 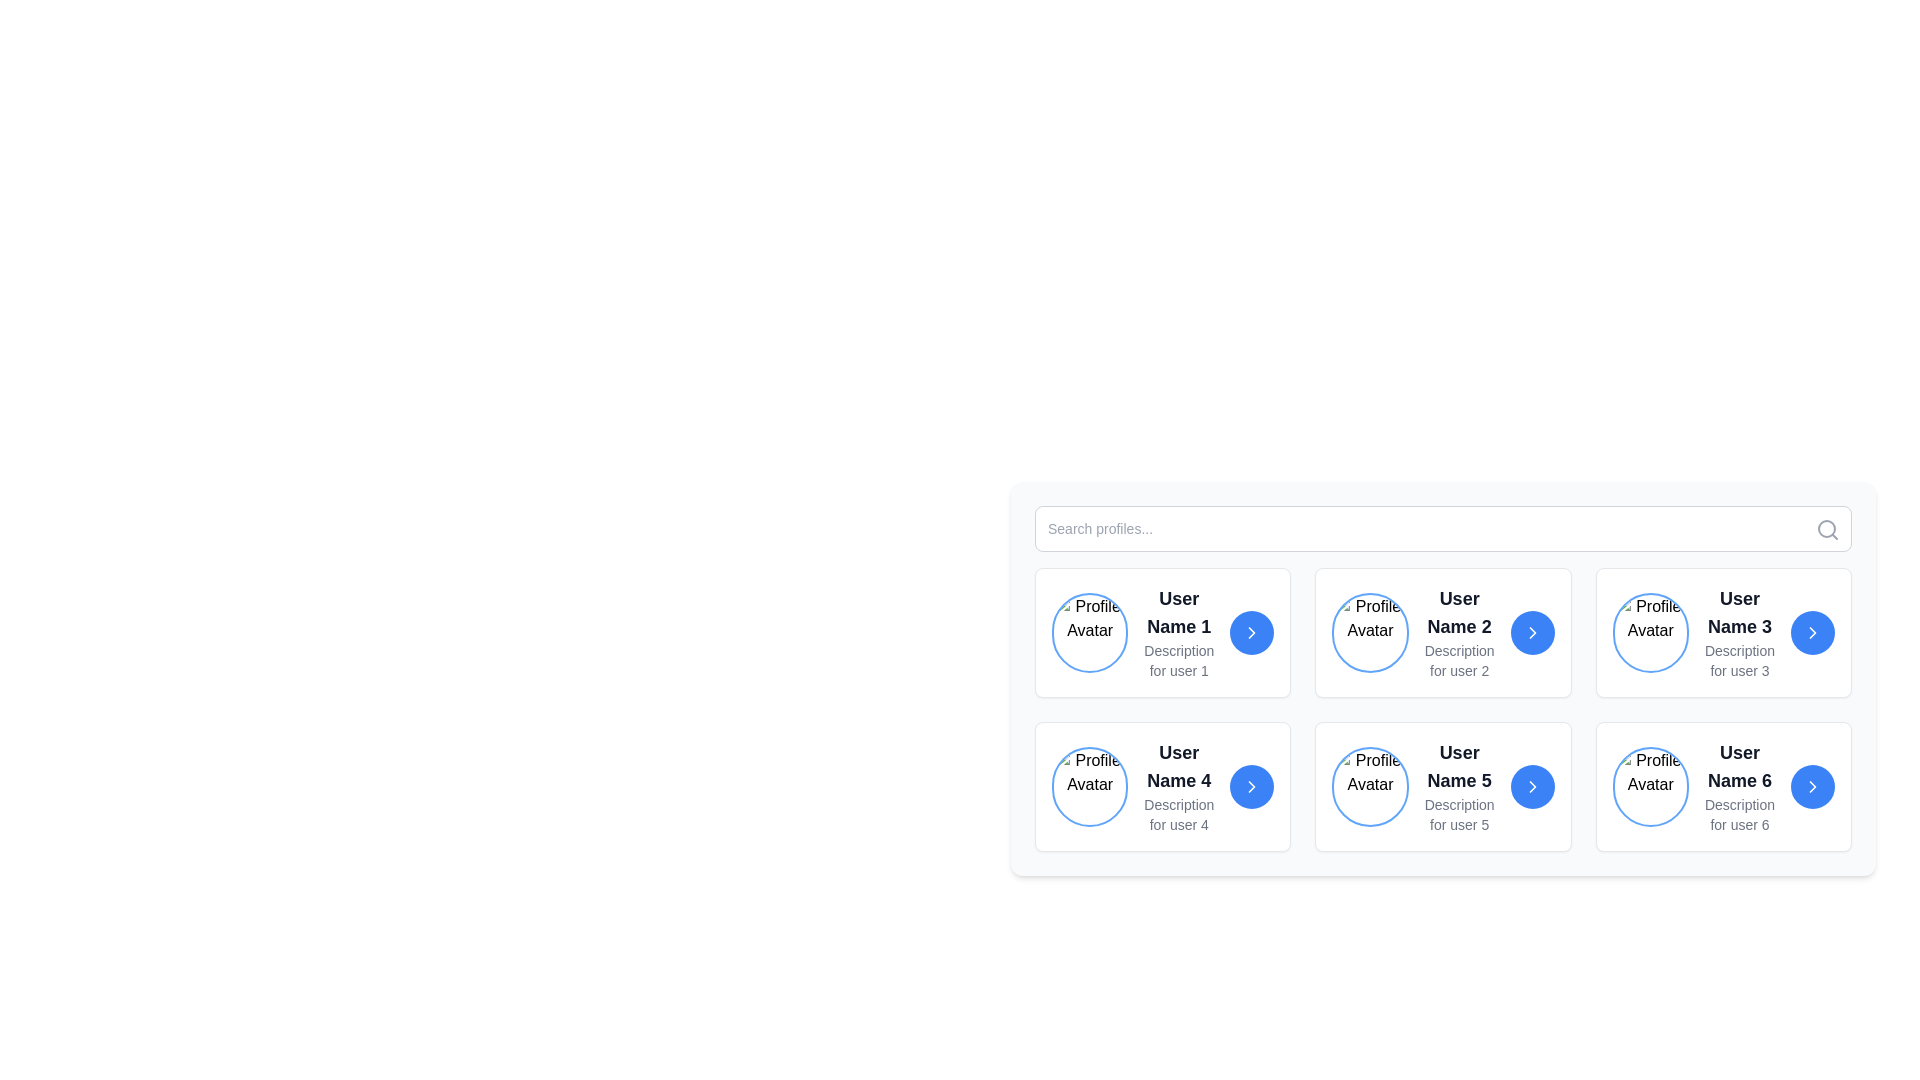 I want to click on the navigation button located in the top right corner of the profile card for 'User Name 3', so click(x=1813, y=632).